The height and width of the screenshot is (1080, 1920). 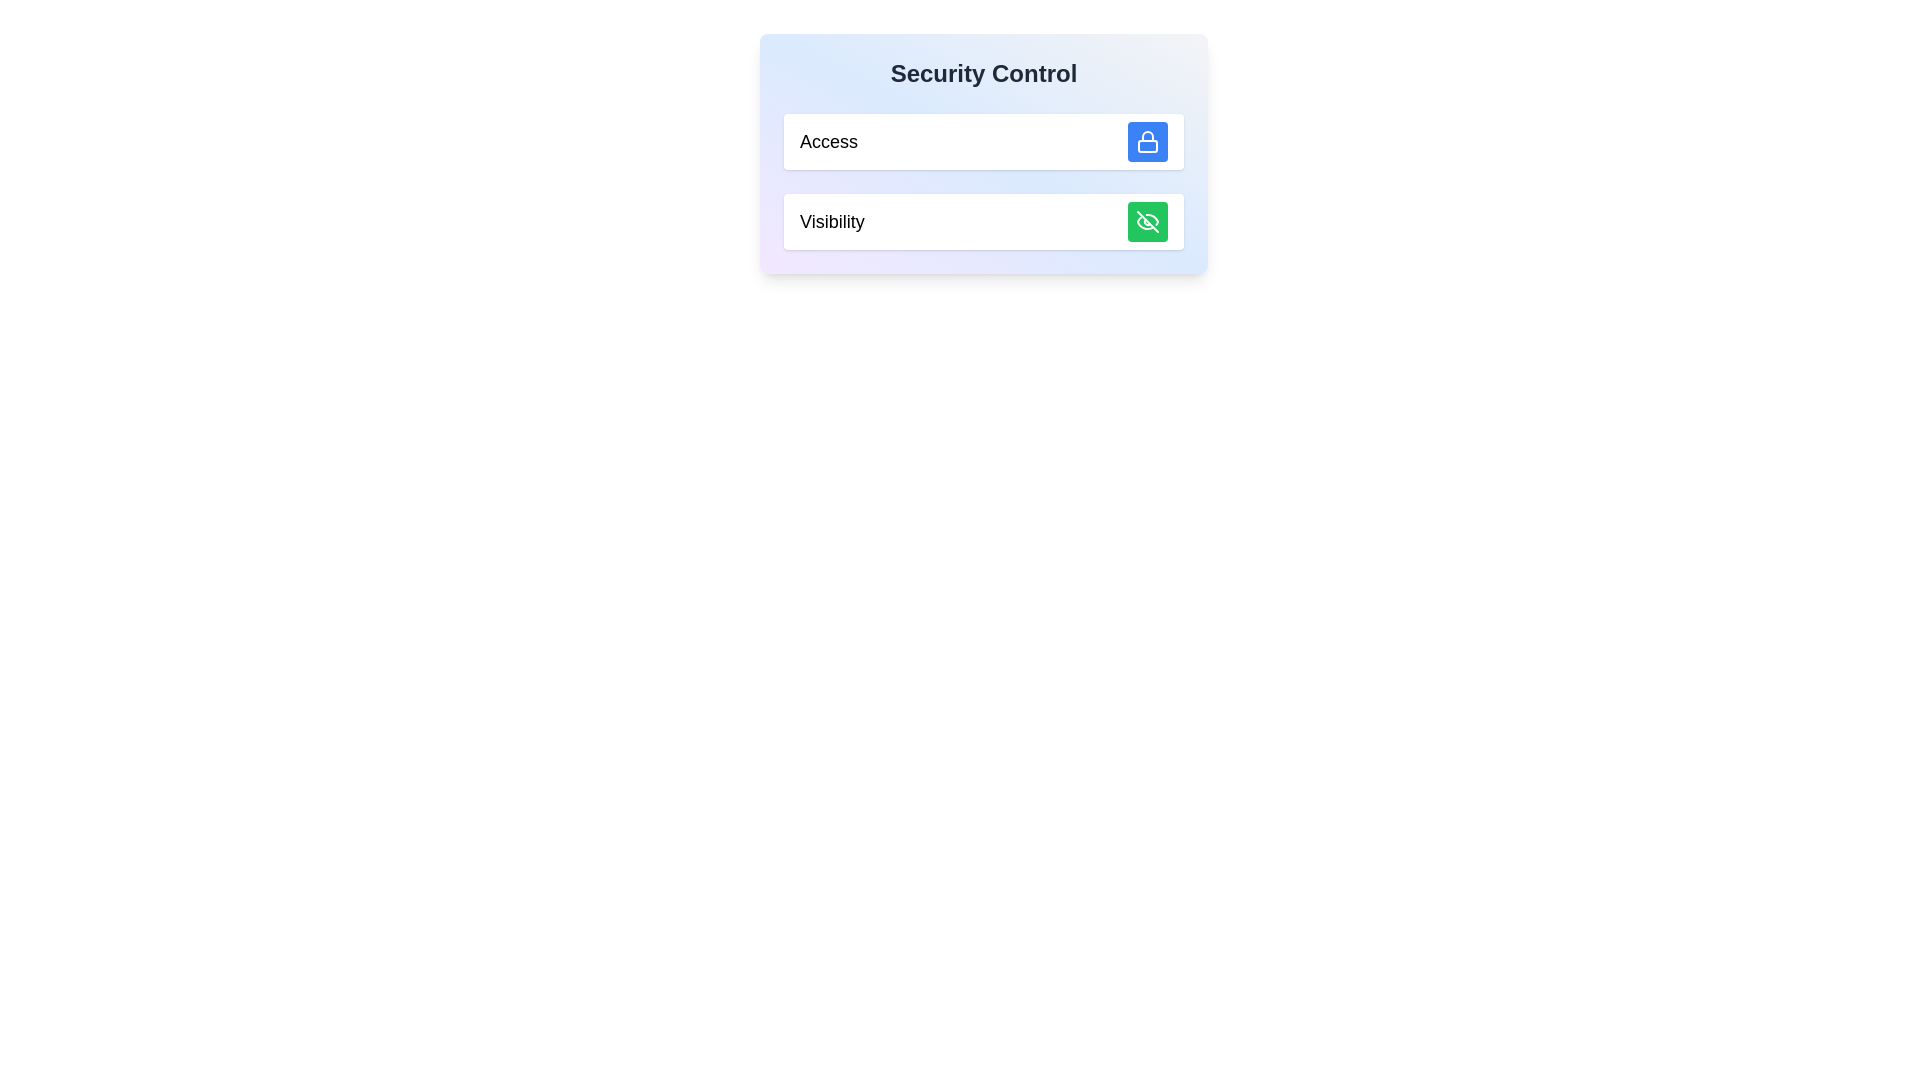 I want to click on the SVG Icon representing access control located next to the 'Access' label in the 'Security Control' section, so click(x=1147, y=141).